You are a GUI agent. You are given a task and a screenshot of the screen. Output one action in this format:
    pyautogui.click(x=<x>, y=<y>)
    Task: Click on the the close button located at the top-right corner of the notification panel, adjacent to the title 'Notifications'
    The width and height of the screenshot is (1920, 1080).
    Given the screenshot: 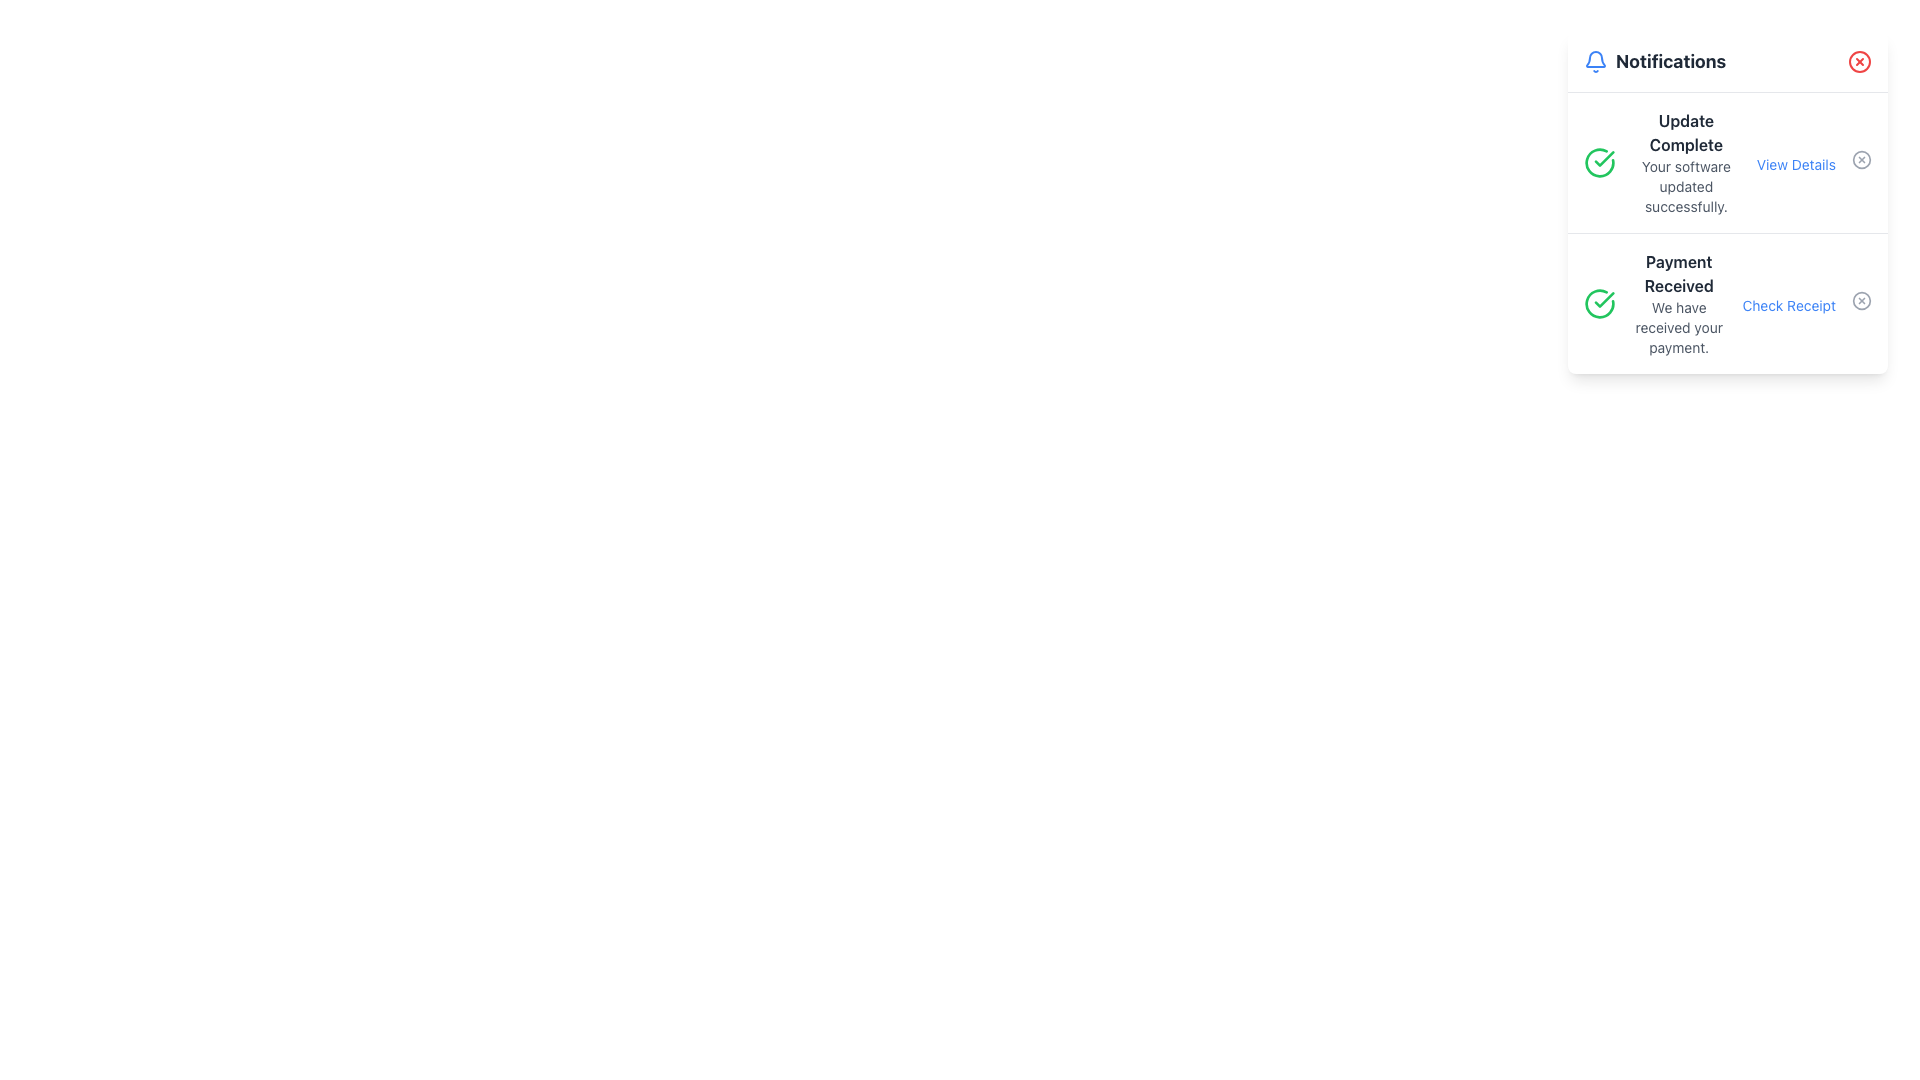 What is the action you would take?
    pyautogui.click(x=1859, y=60)
    